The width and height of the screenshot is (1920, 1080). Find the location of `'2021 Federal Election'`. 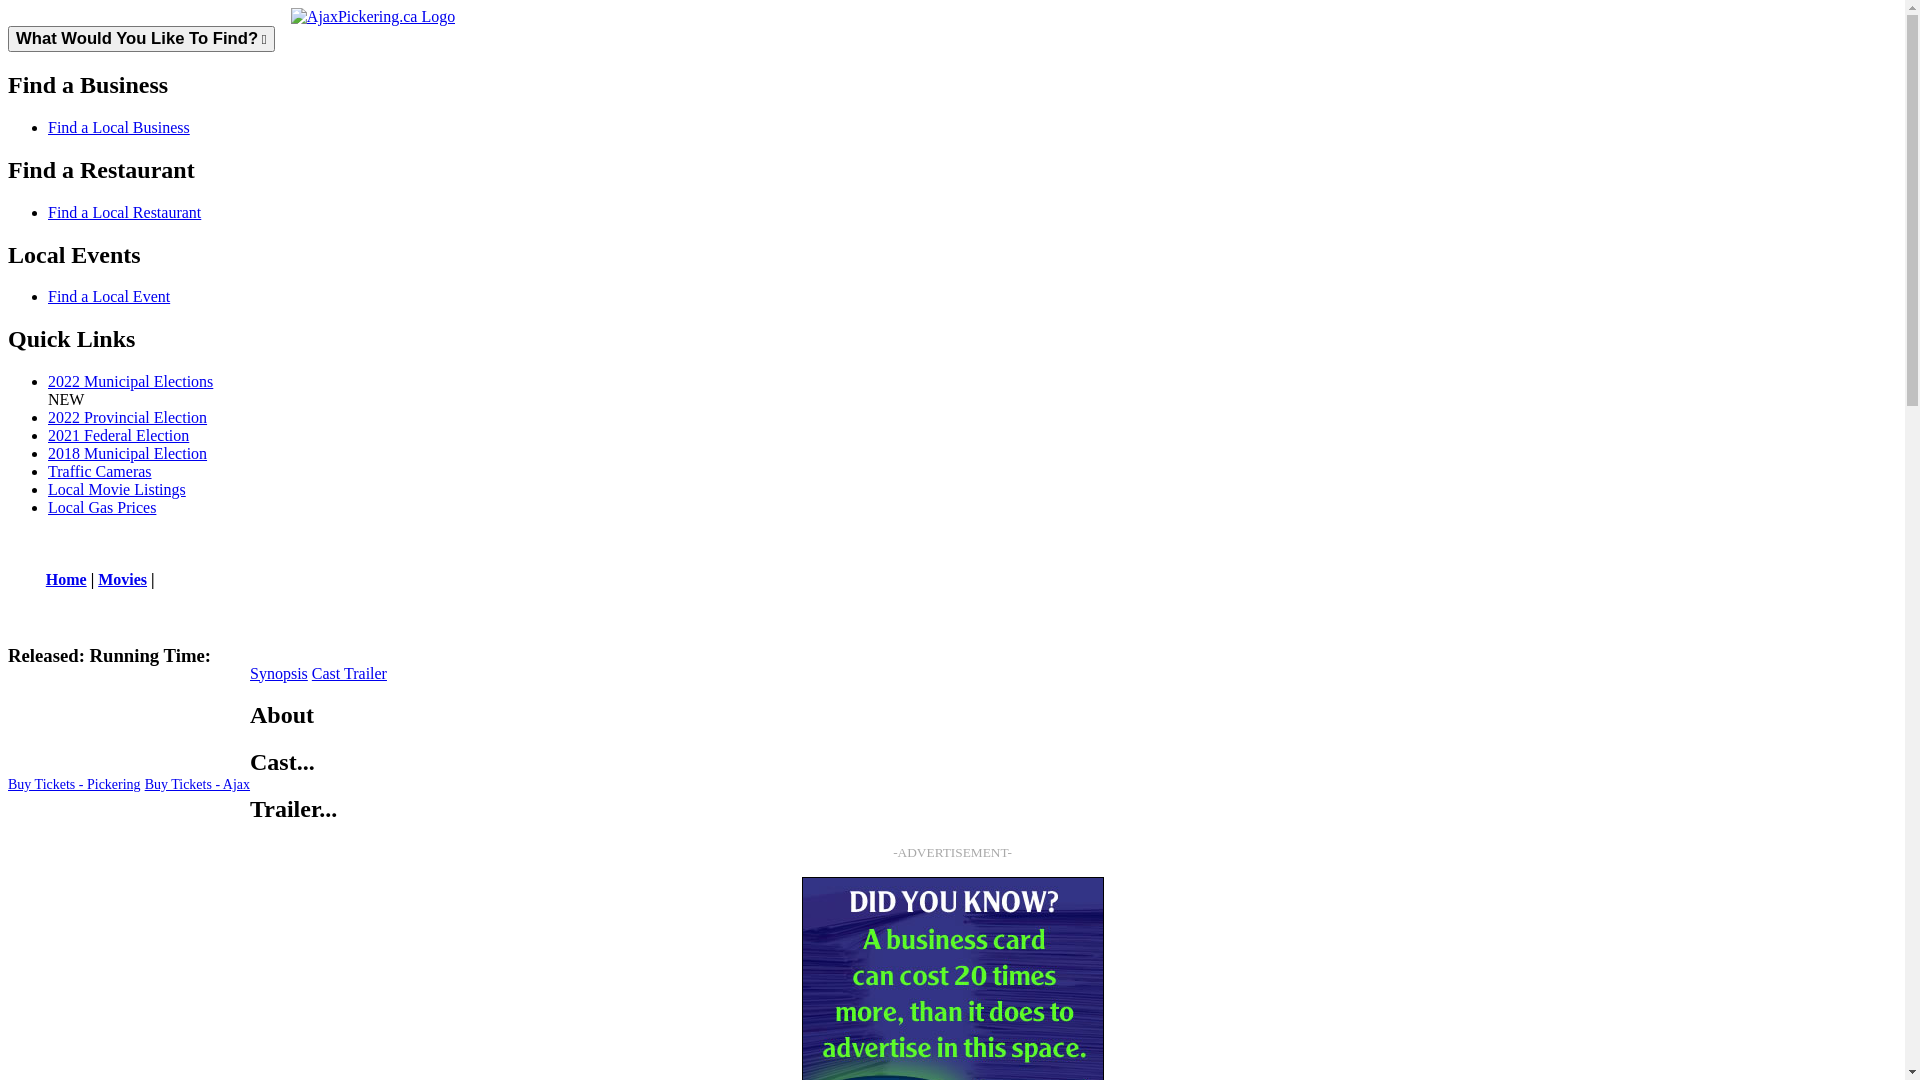

'2021 Federal Election' is located at coordinates (117, 434).